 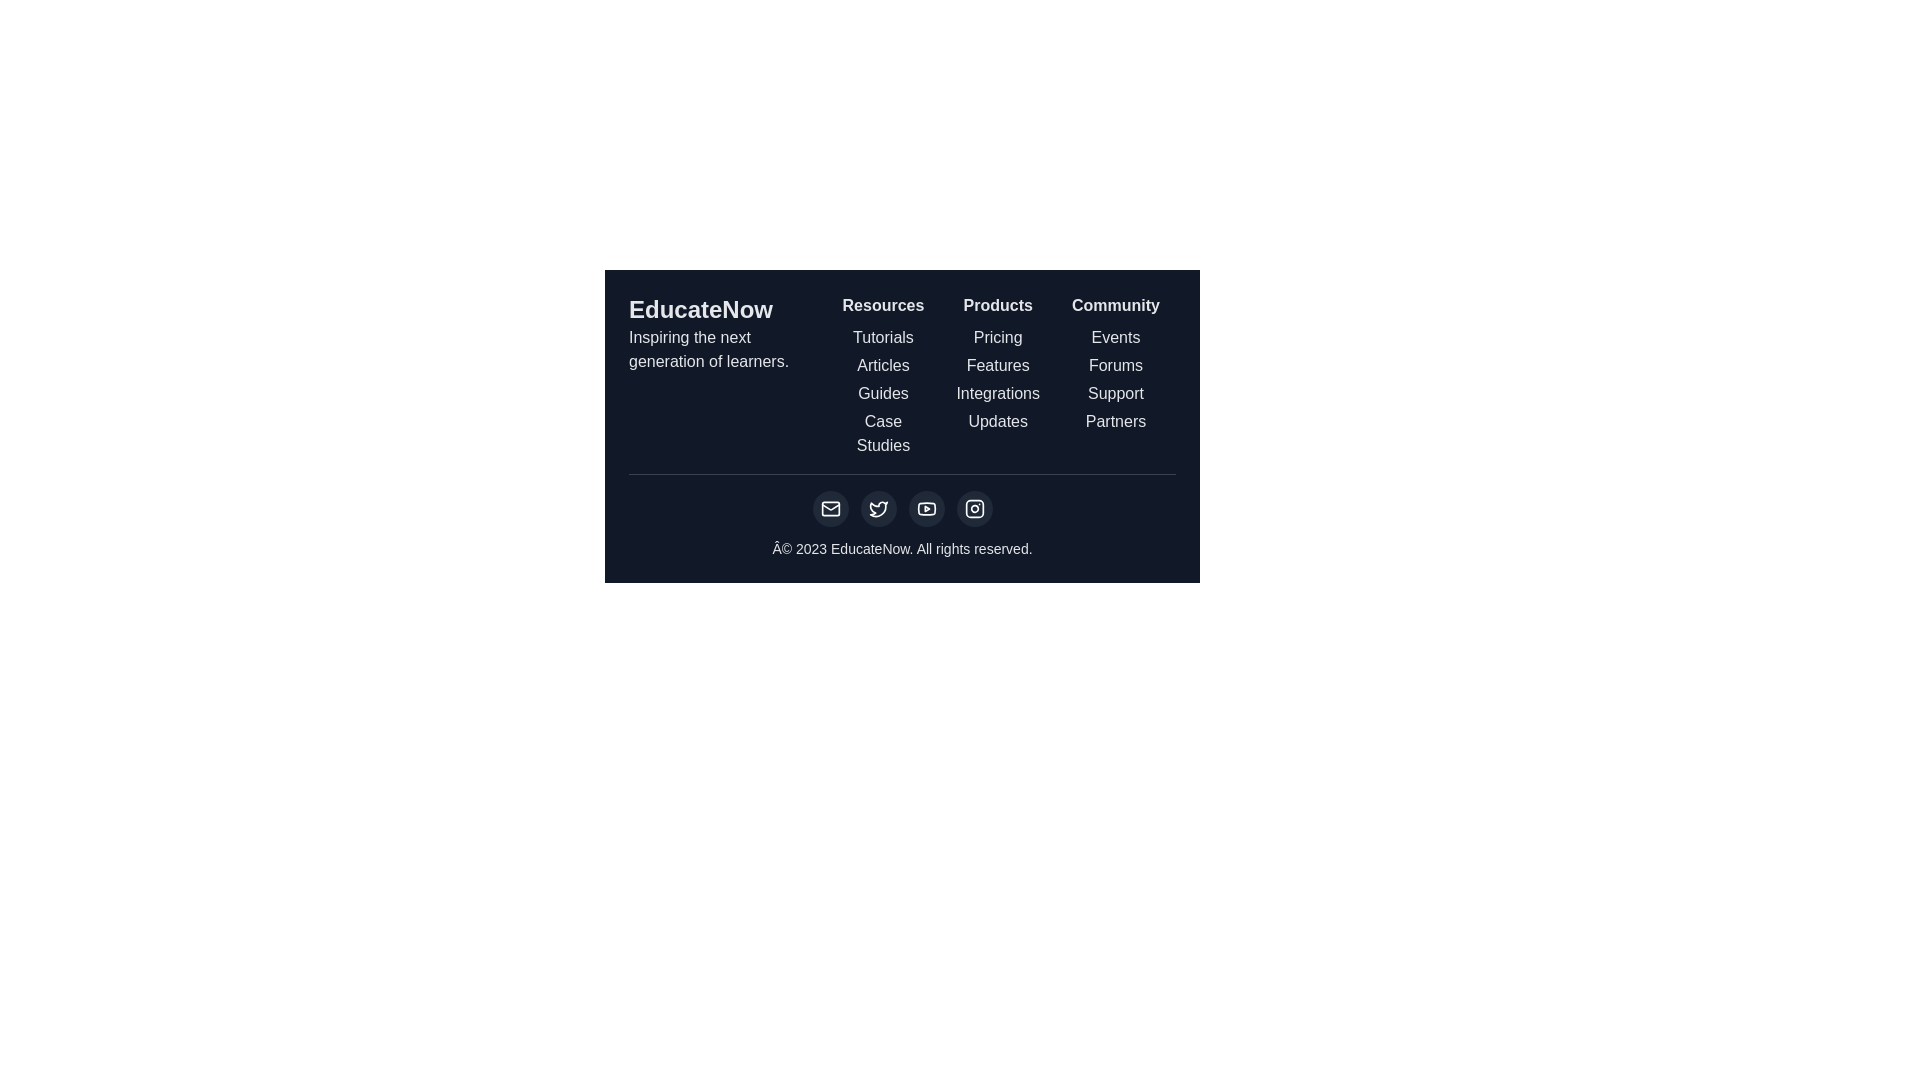 What do you see at coordinates (901, 548) in the screenshot?
I see `the text string displaying '© 2023 EducateNow. All rights reserved.' located at the bottom of the footer section for copying` at bounding box center [901, 548].